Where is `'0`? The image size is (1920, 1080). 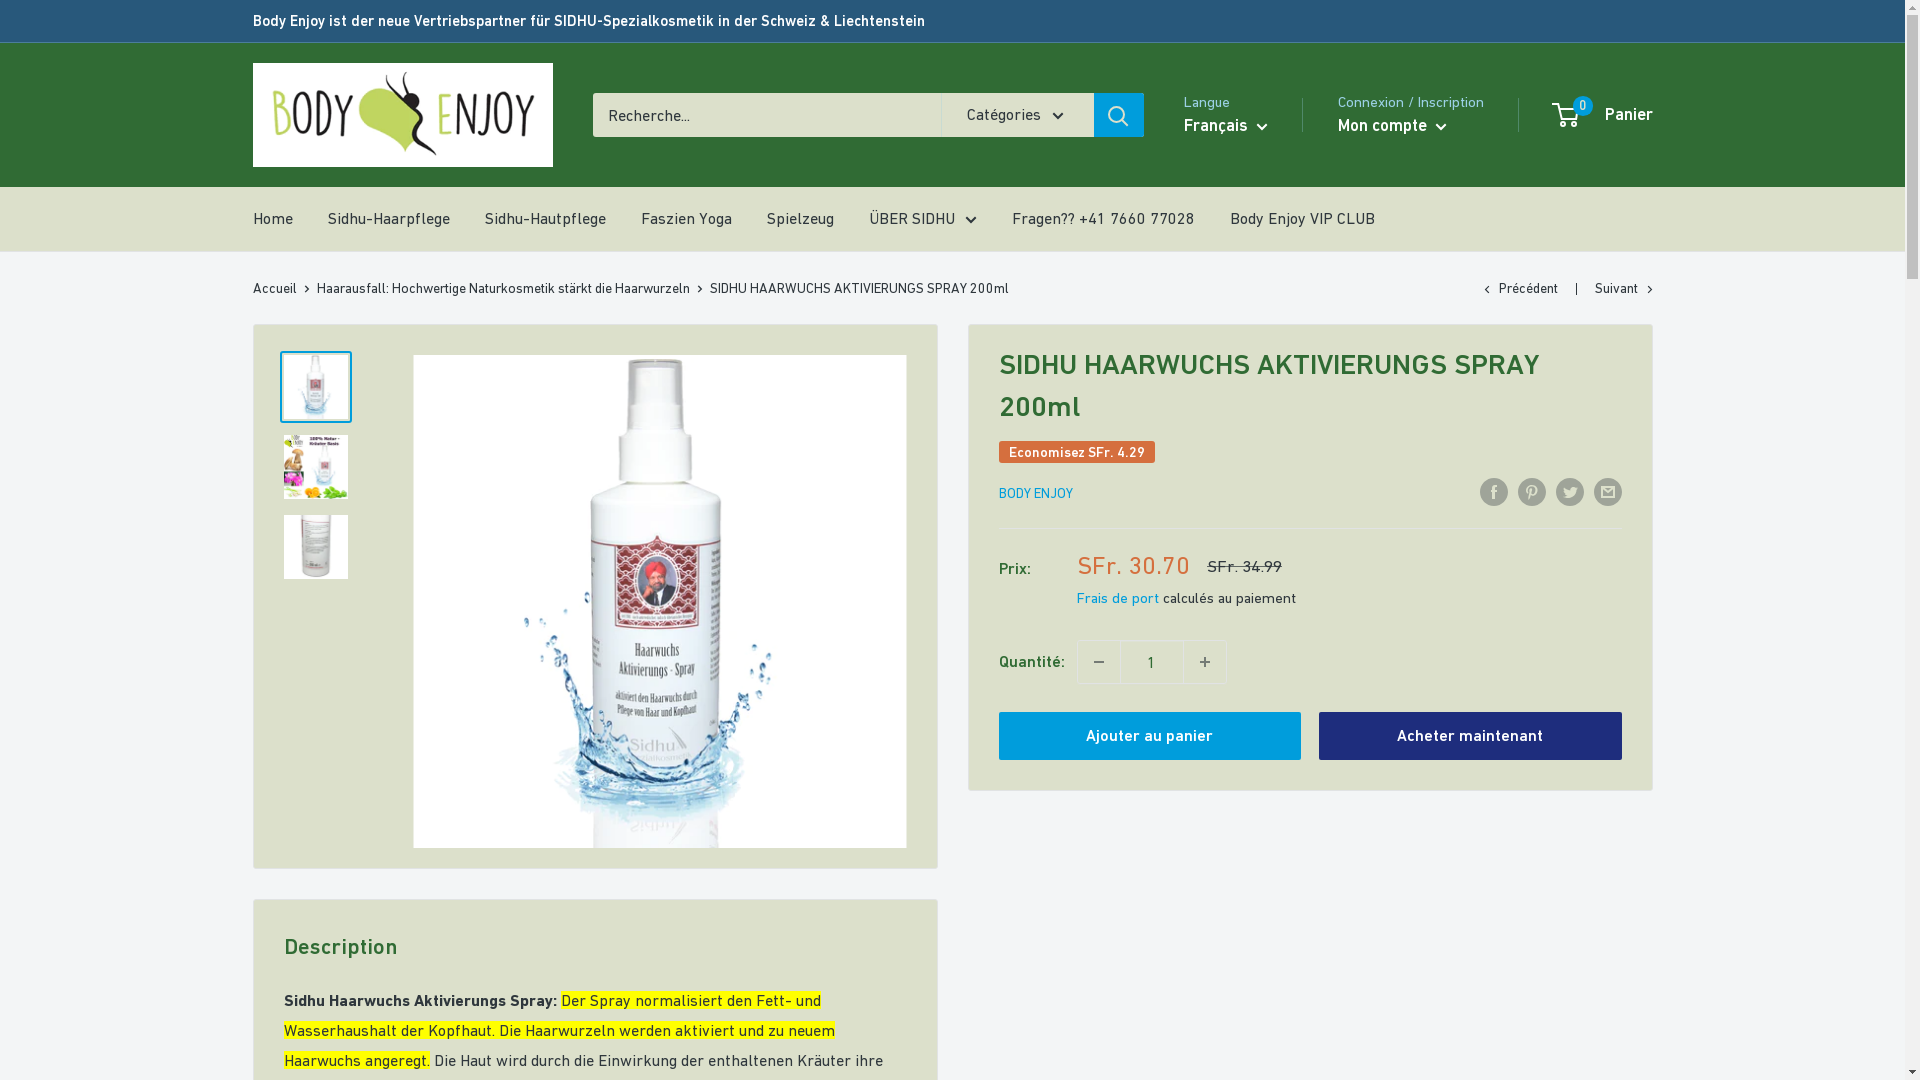 '0 is located at coordinates (1553, 115).